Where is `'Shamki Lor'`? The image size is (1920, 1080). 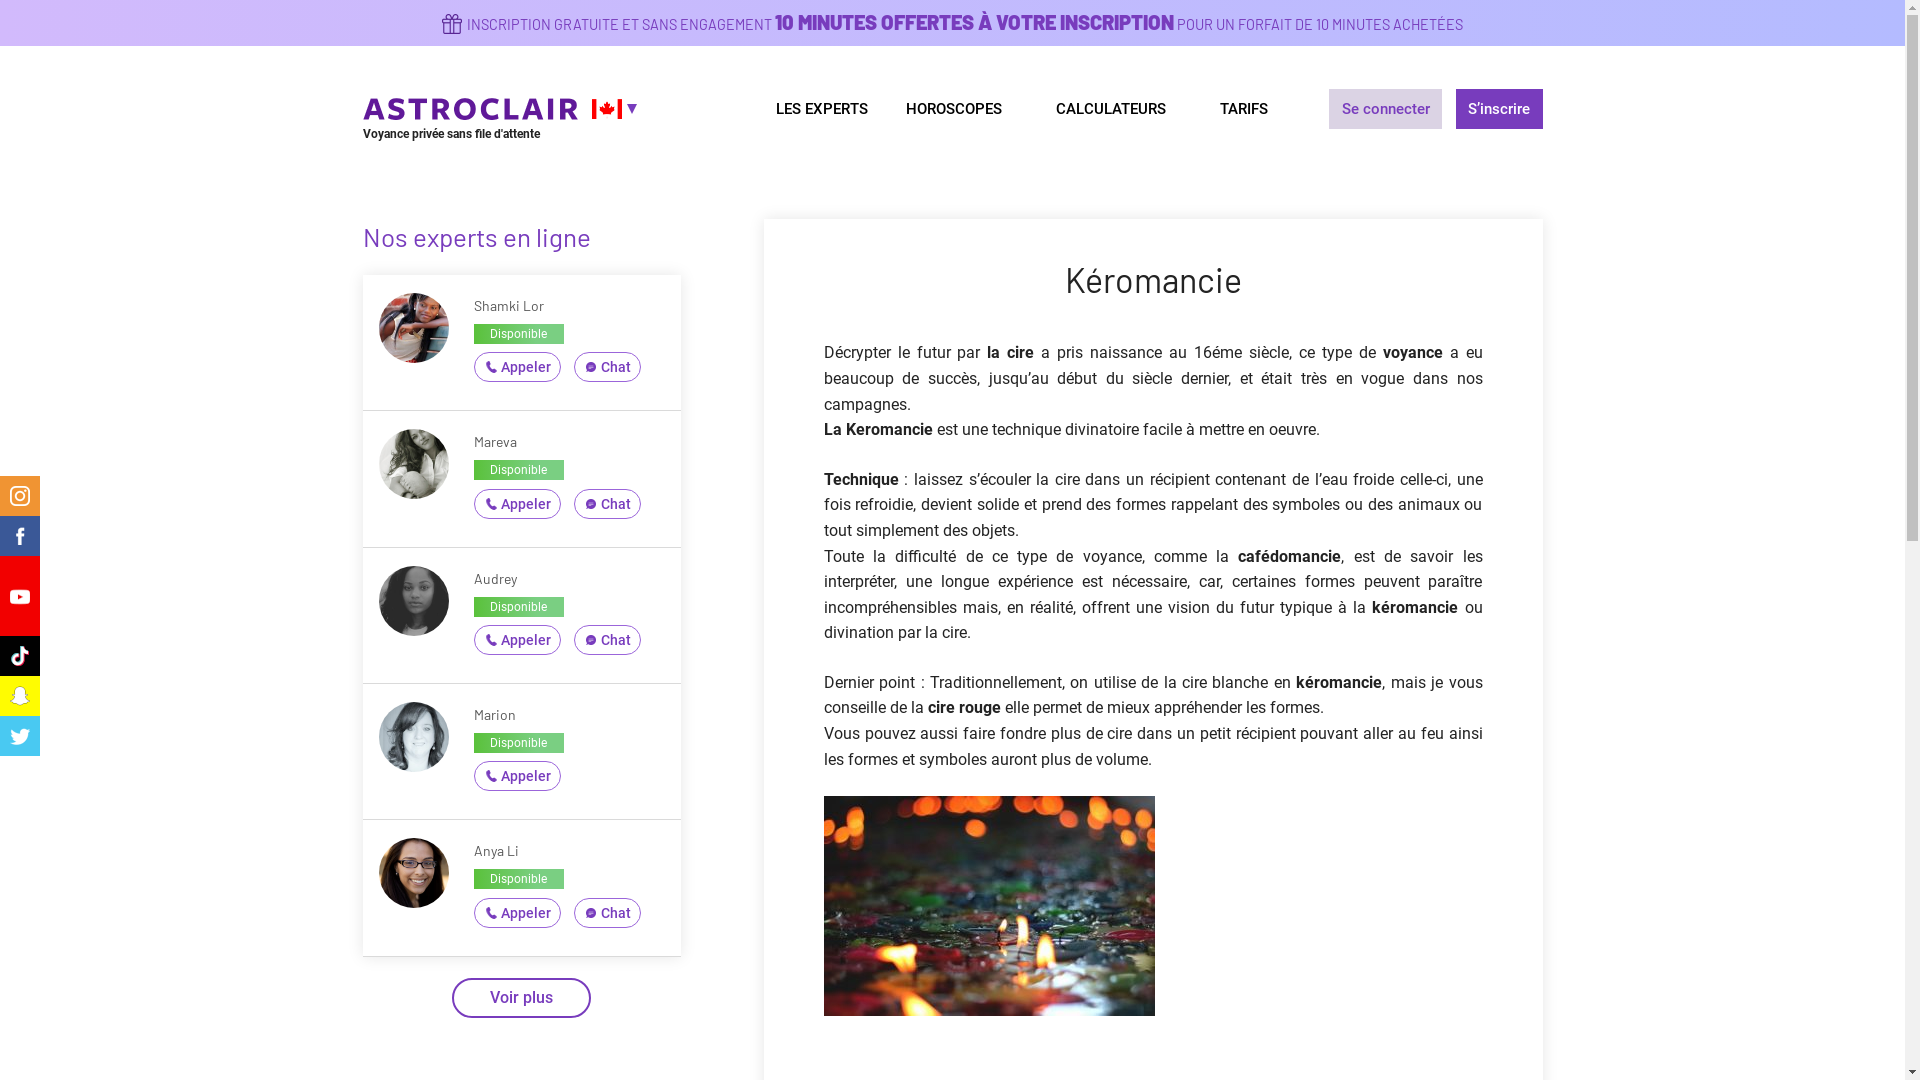
'Shamki Lor' is located at coordinates (473, 305).